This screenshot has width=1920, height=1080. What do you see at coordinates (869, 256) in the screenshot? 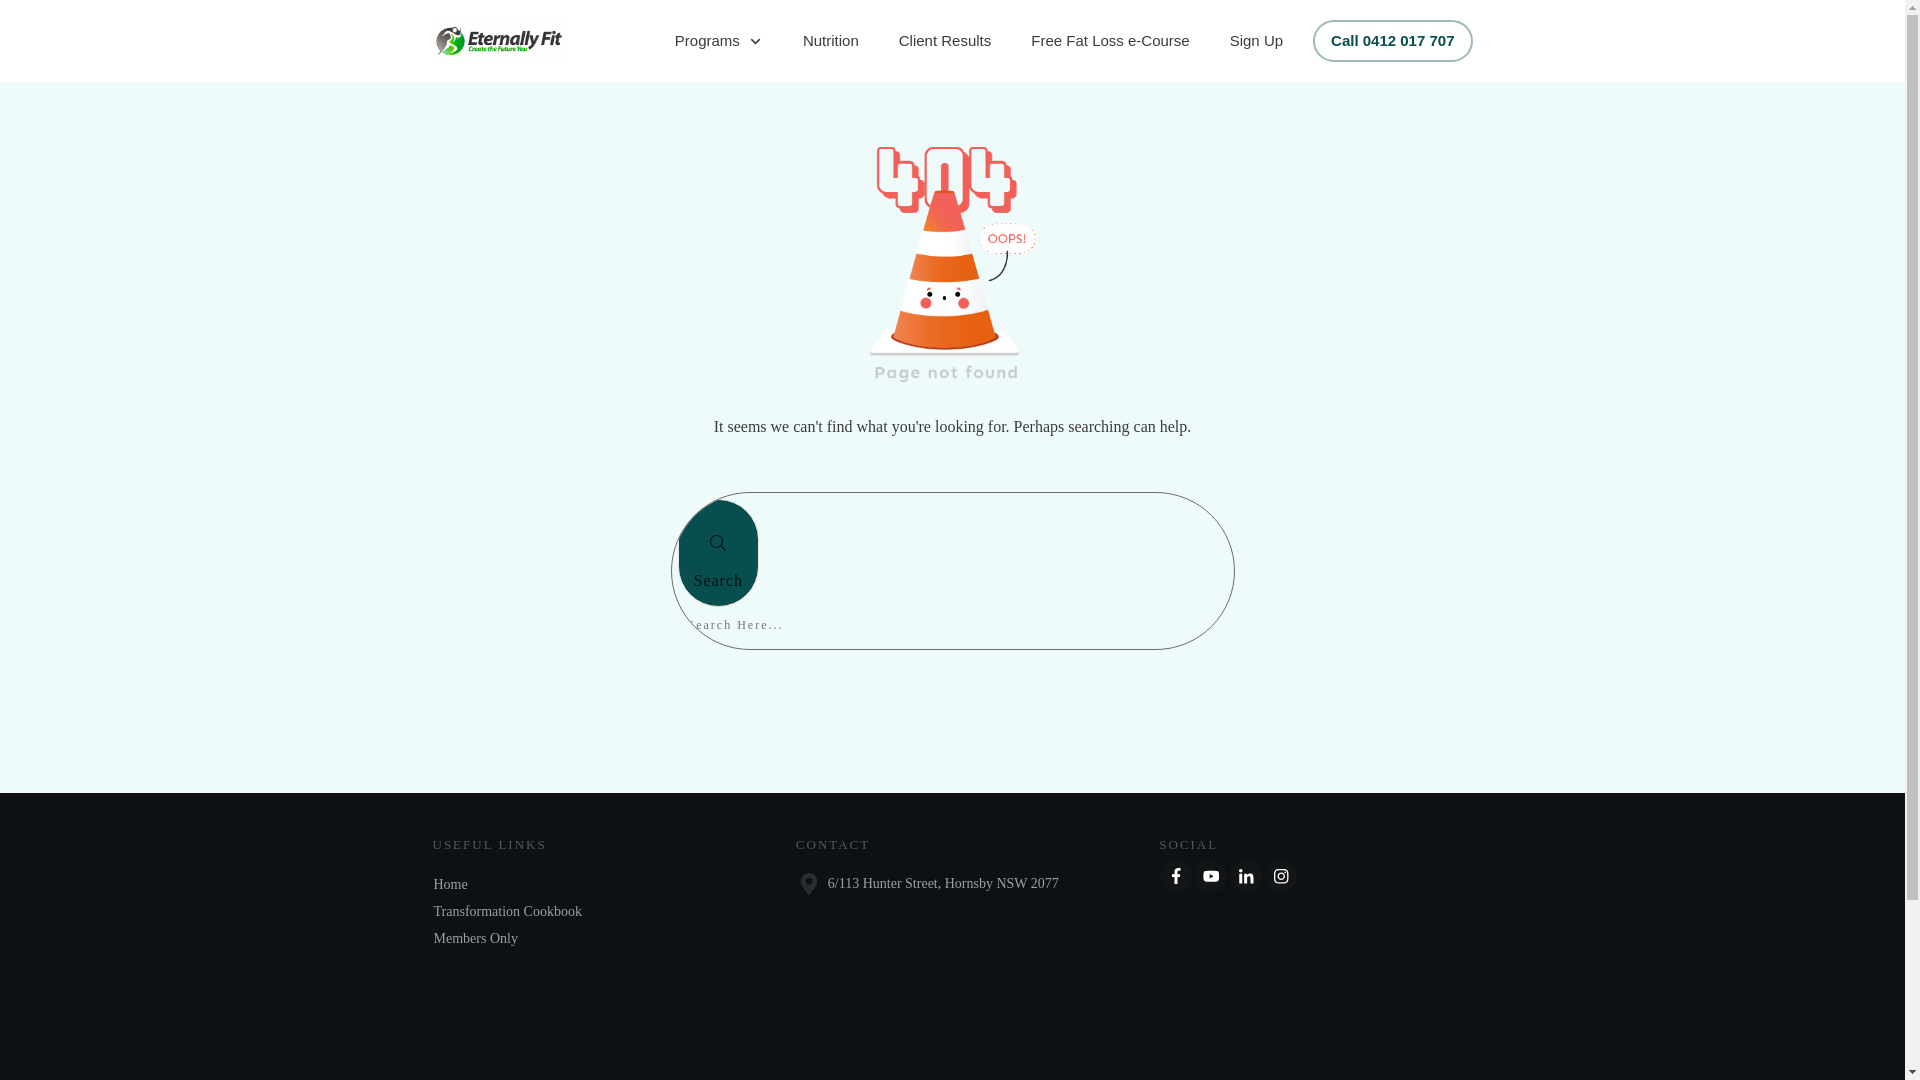
I see `'404 img alpha-8 (1)'` at bounding box center [869, 256].